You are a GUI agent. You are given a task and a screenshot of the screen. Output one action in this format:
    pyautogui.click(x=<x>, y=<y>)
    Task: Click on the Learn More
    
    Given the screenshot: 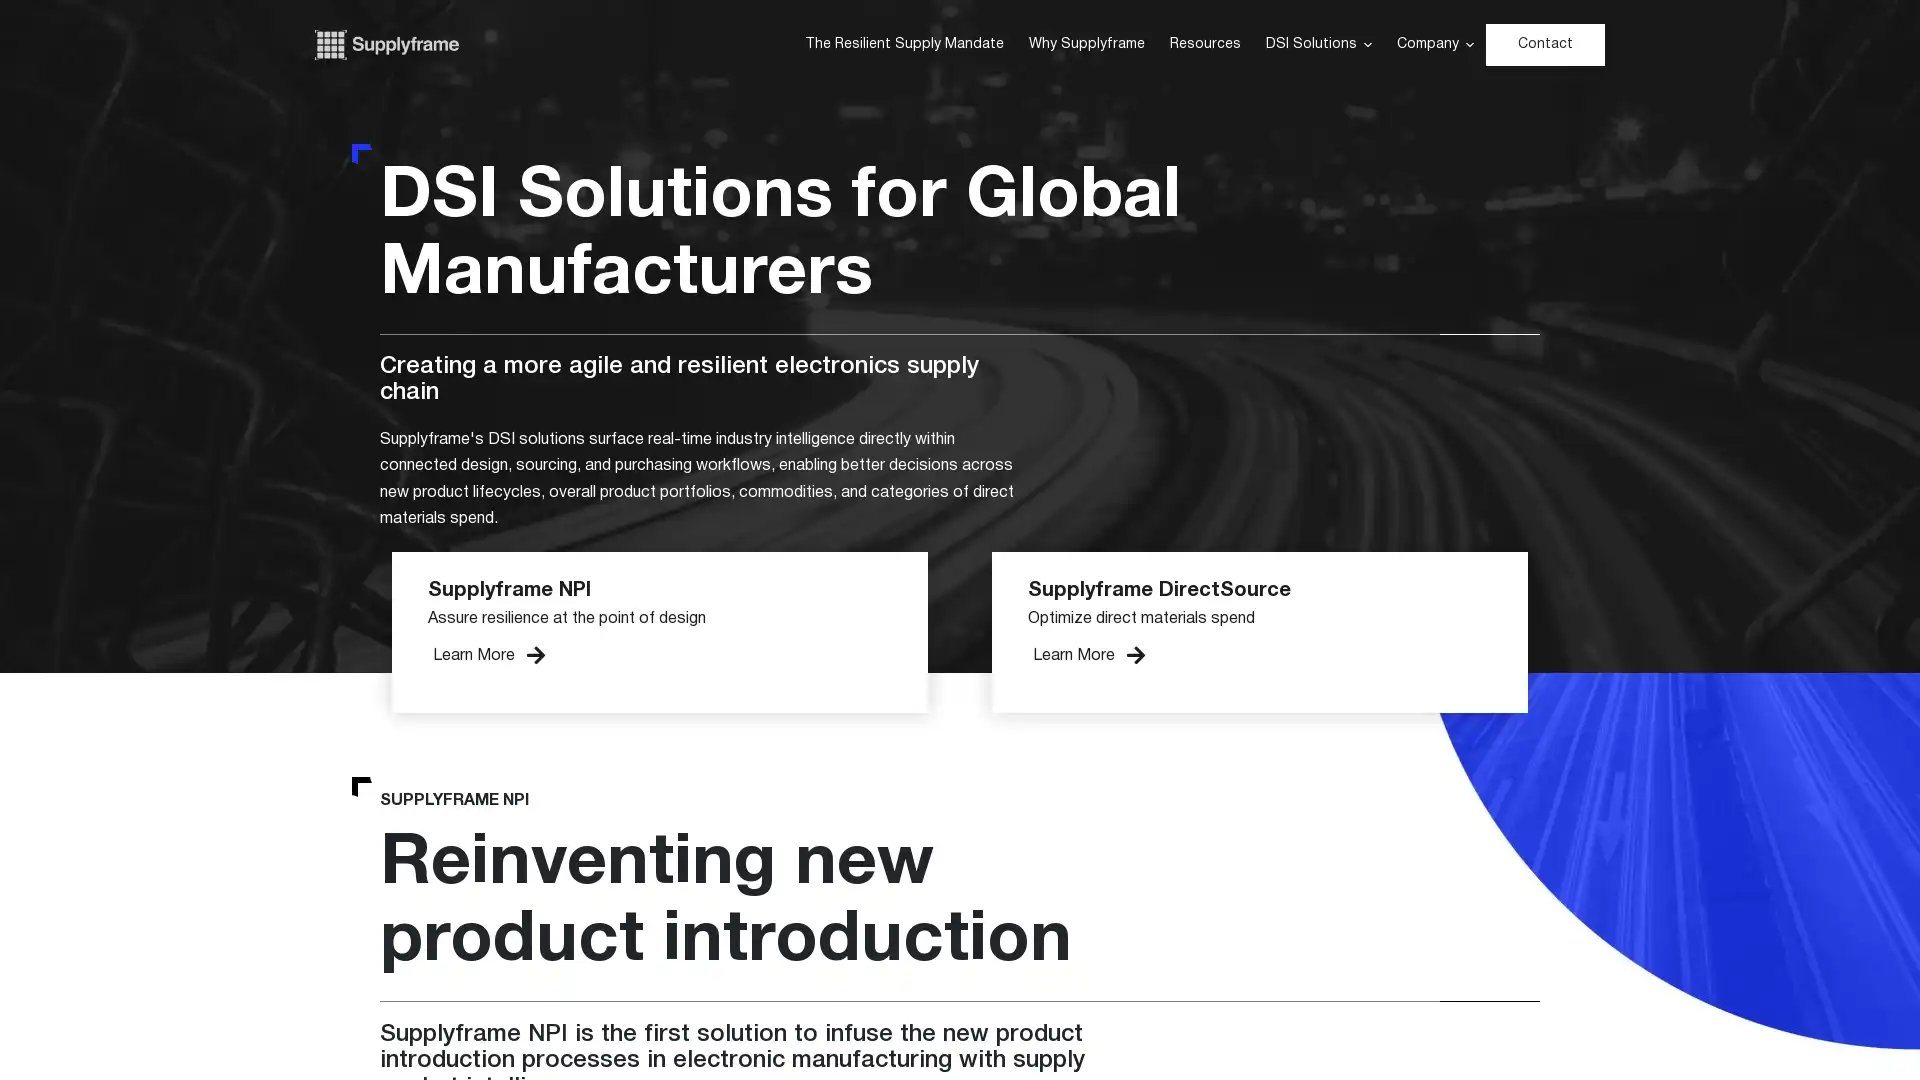 What is the action you would take?
    pyautogui.click(x=489, y=655)
    